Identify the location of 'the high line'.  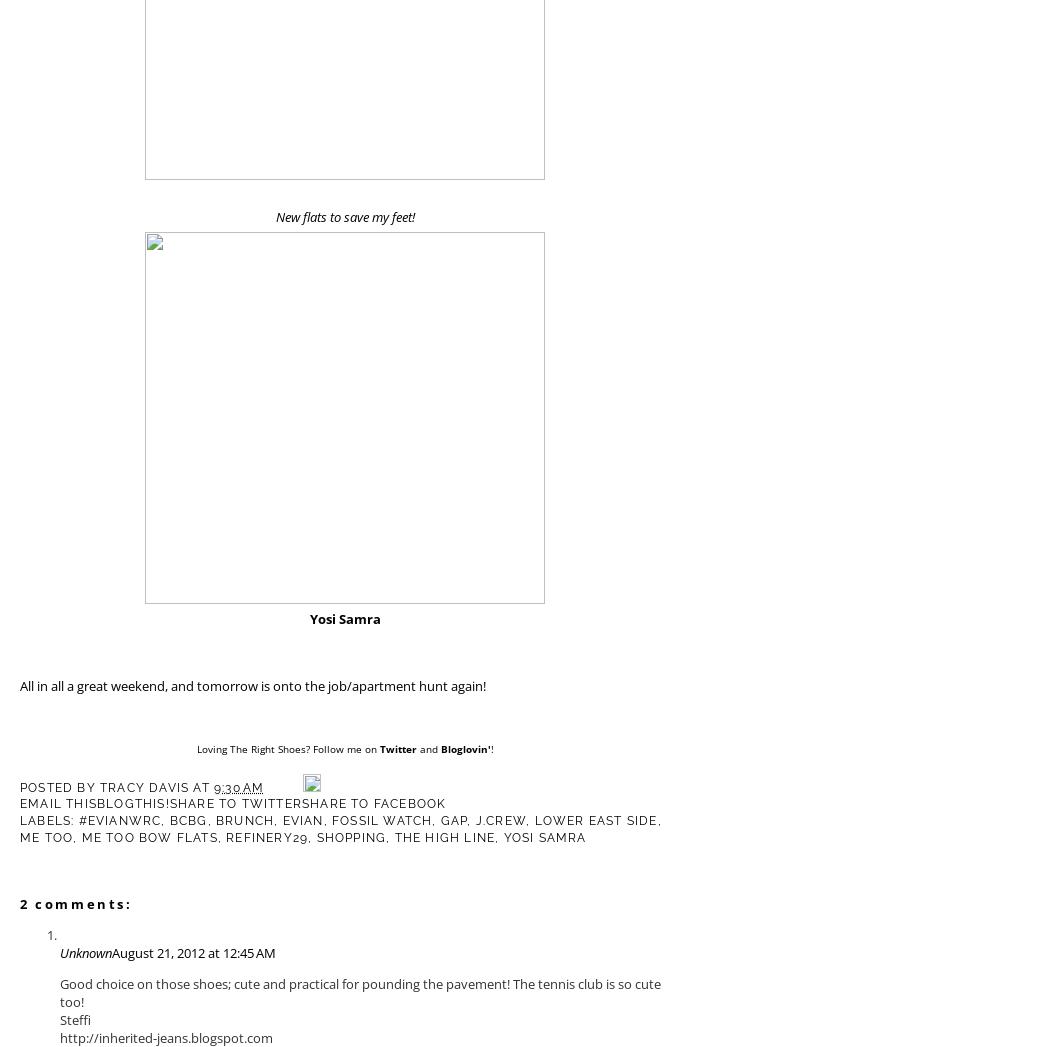
(443, 838).